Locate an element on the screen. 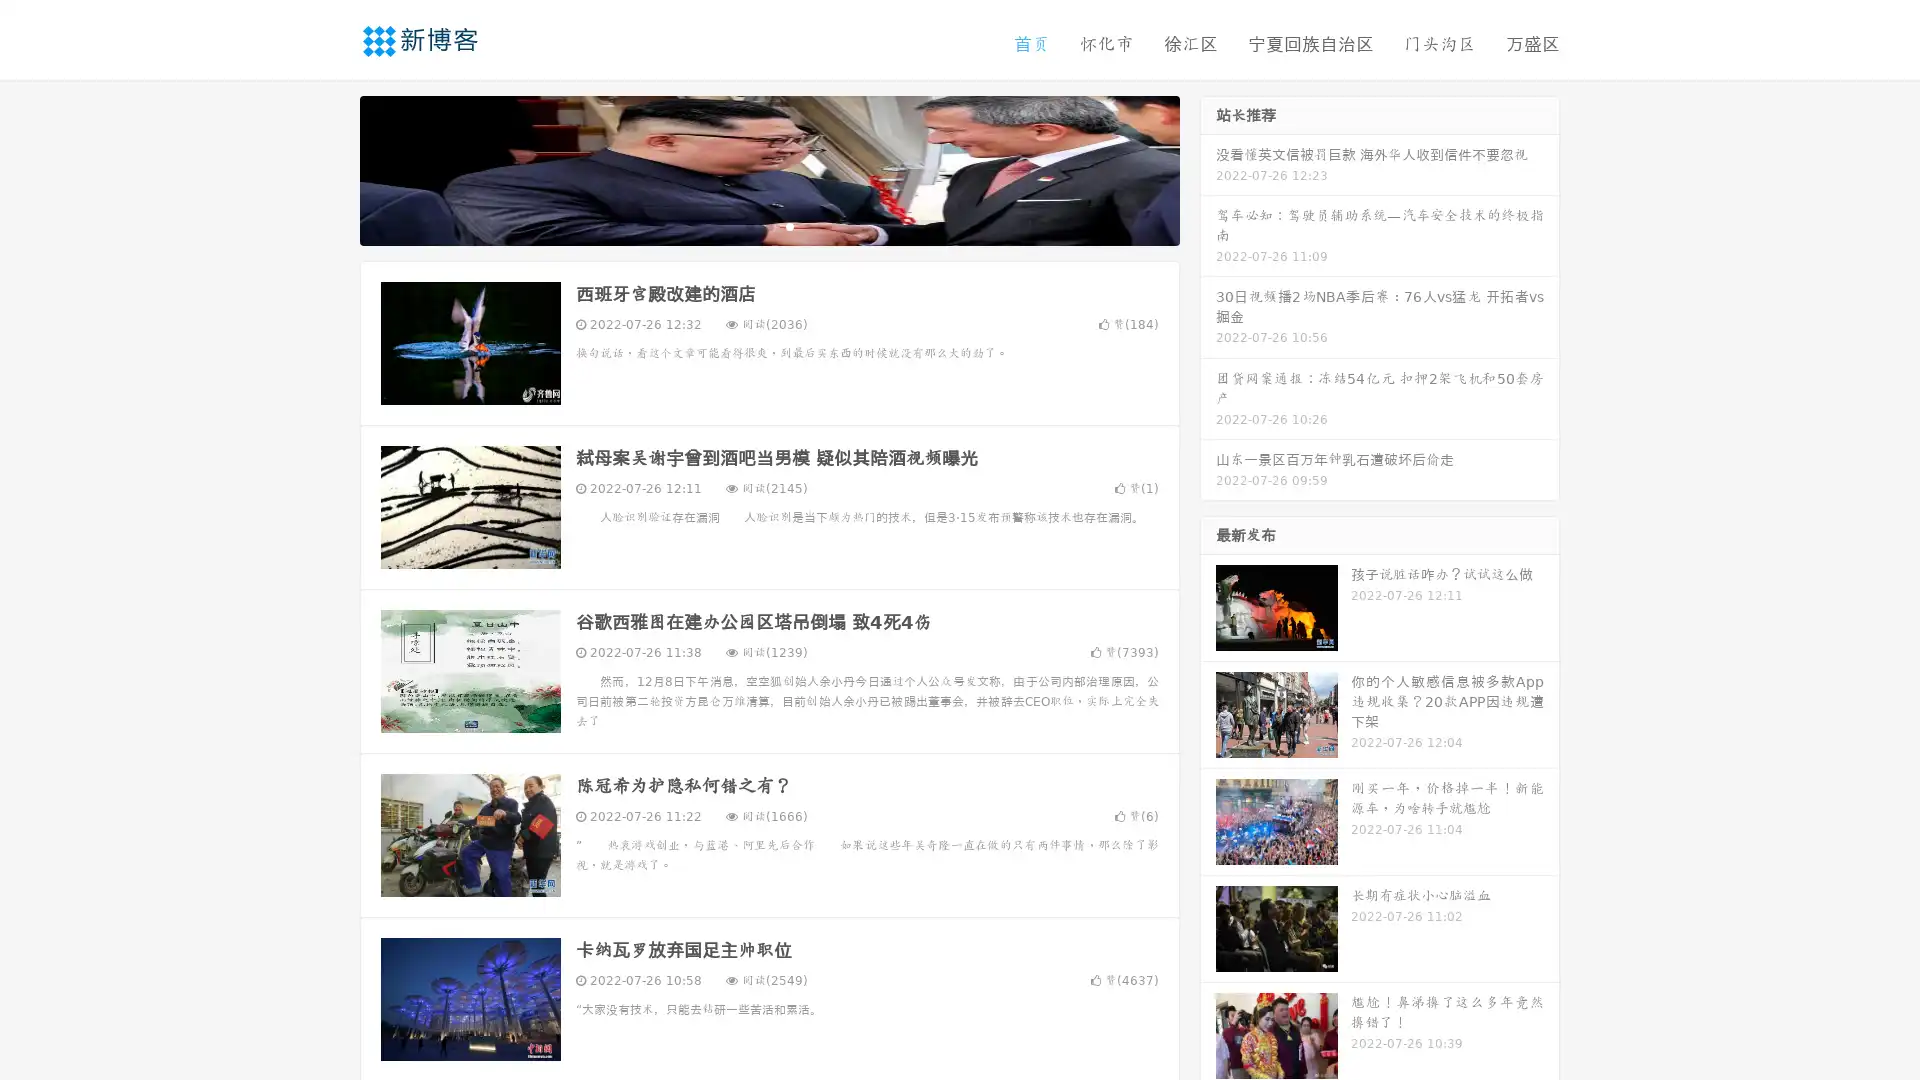 The width and height of the screenshot is (1920, 1080). Next slide is located at coordinates (1208, 168).